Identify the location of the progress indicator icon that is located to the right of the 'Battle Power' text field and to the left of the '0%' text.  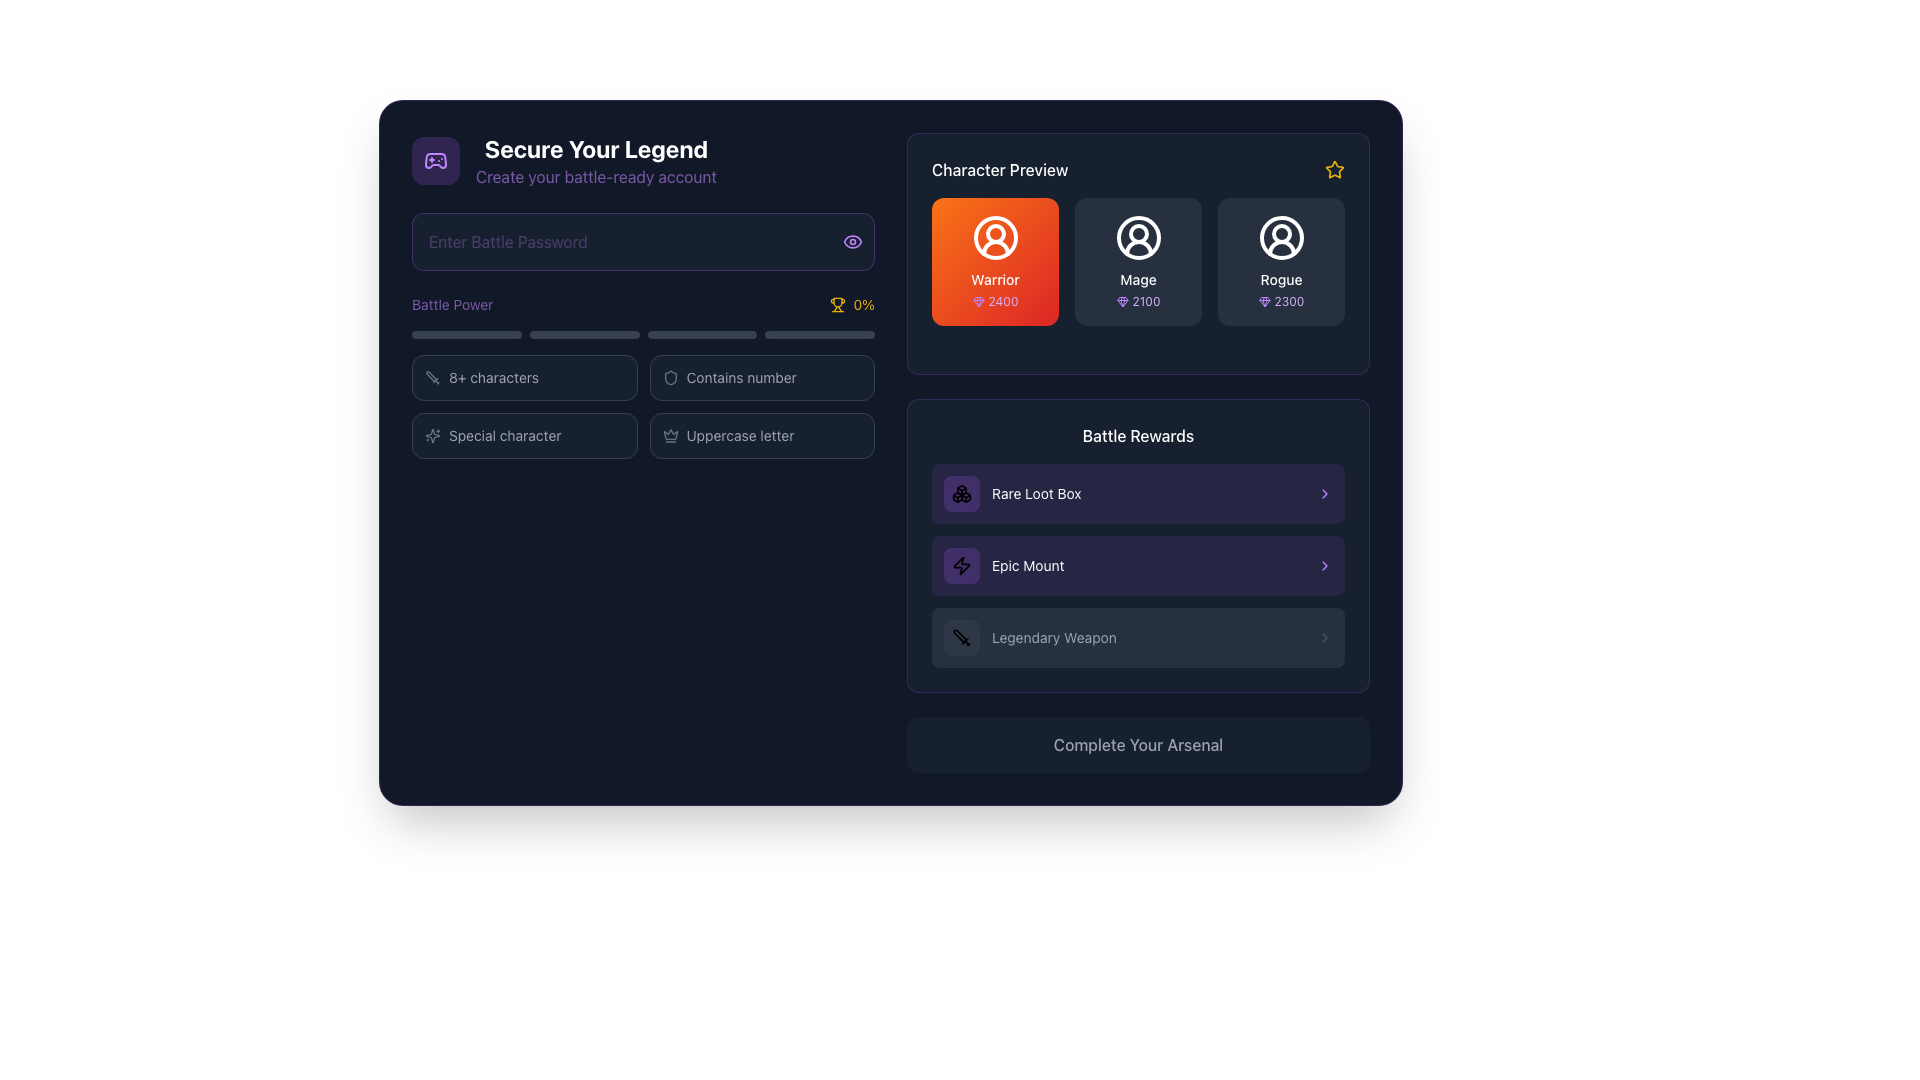
(837, 304).